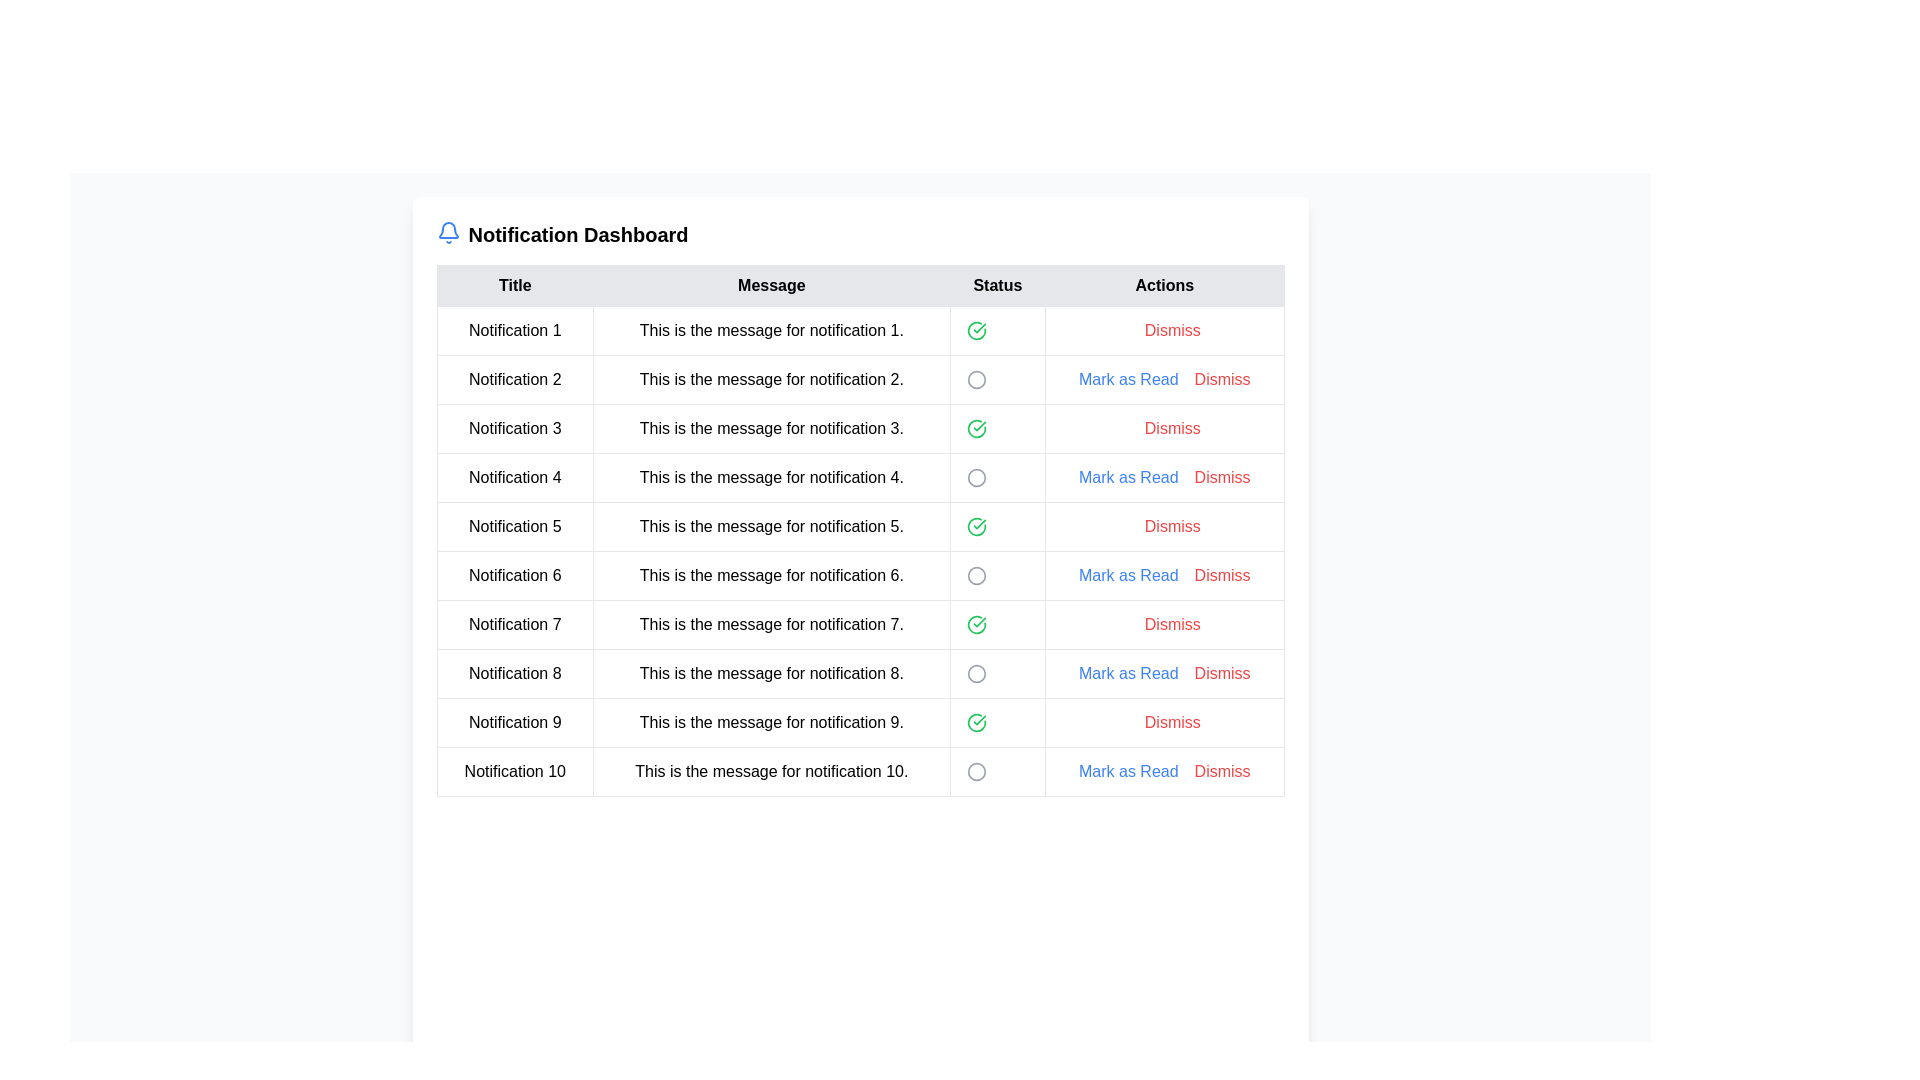 The image size is (1920, 1080). Describe the element at coordinates (860, 380) in the screenshot. I see `the 'Mark as Read' button located in the second row of the notification table, which contains a title, a message, a status indicator, and two actionable buttons` at that location.